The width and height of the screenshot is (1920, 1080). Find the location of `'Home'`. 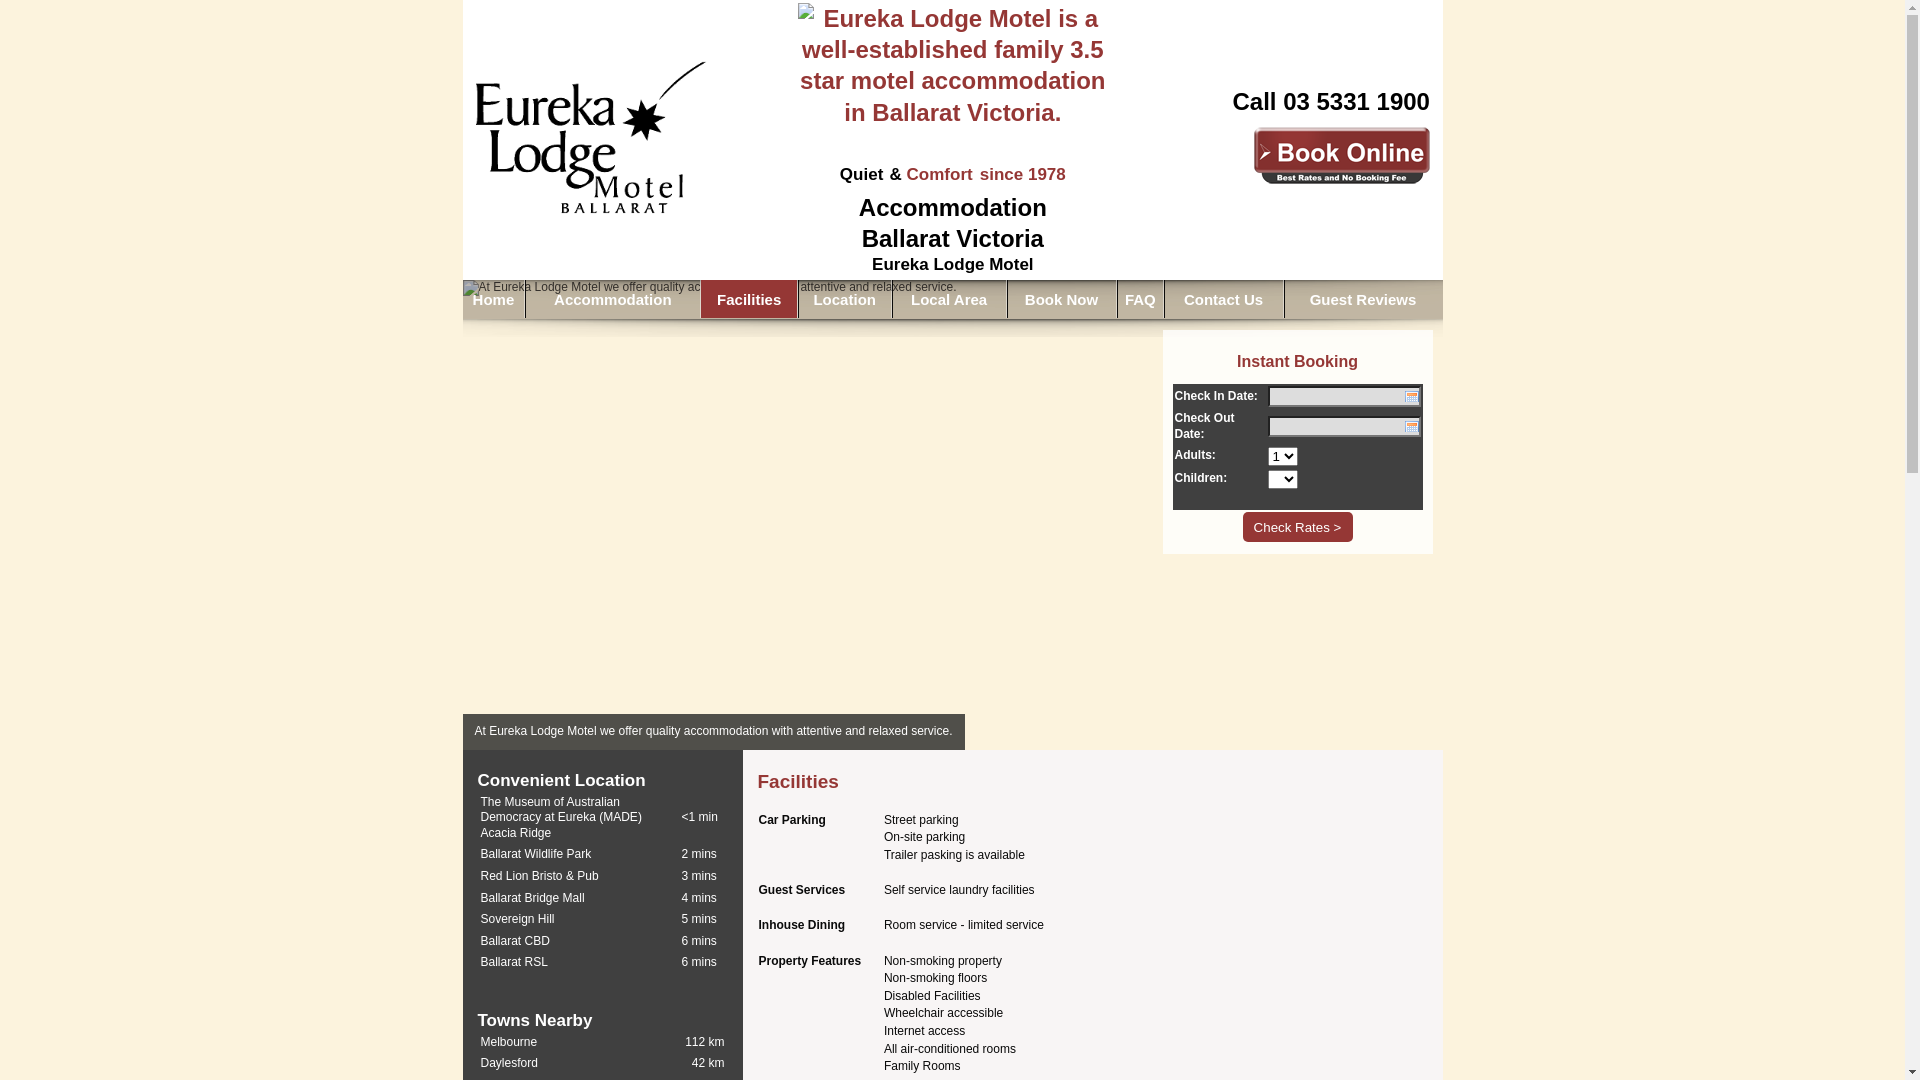

'Home' is located at coordinates (493, 299).